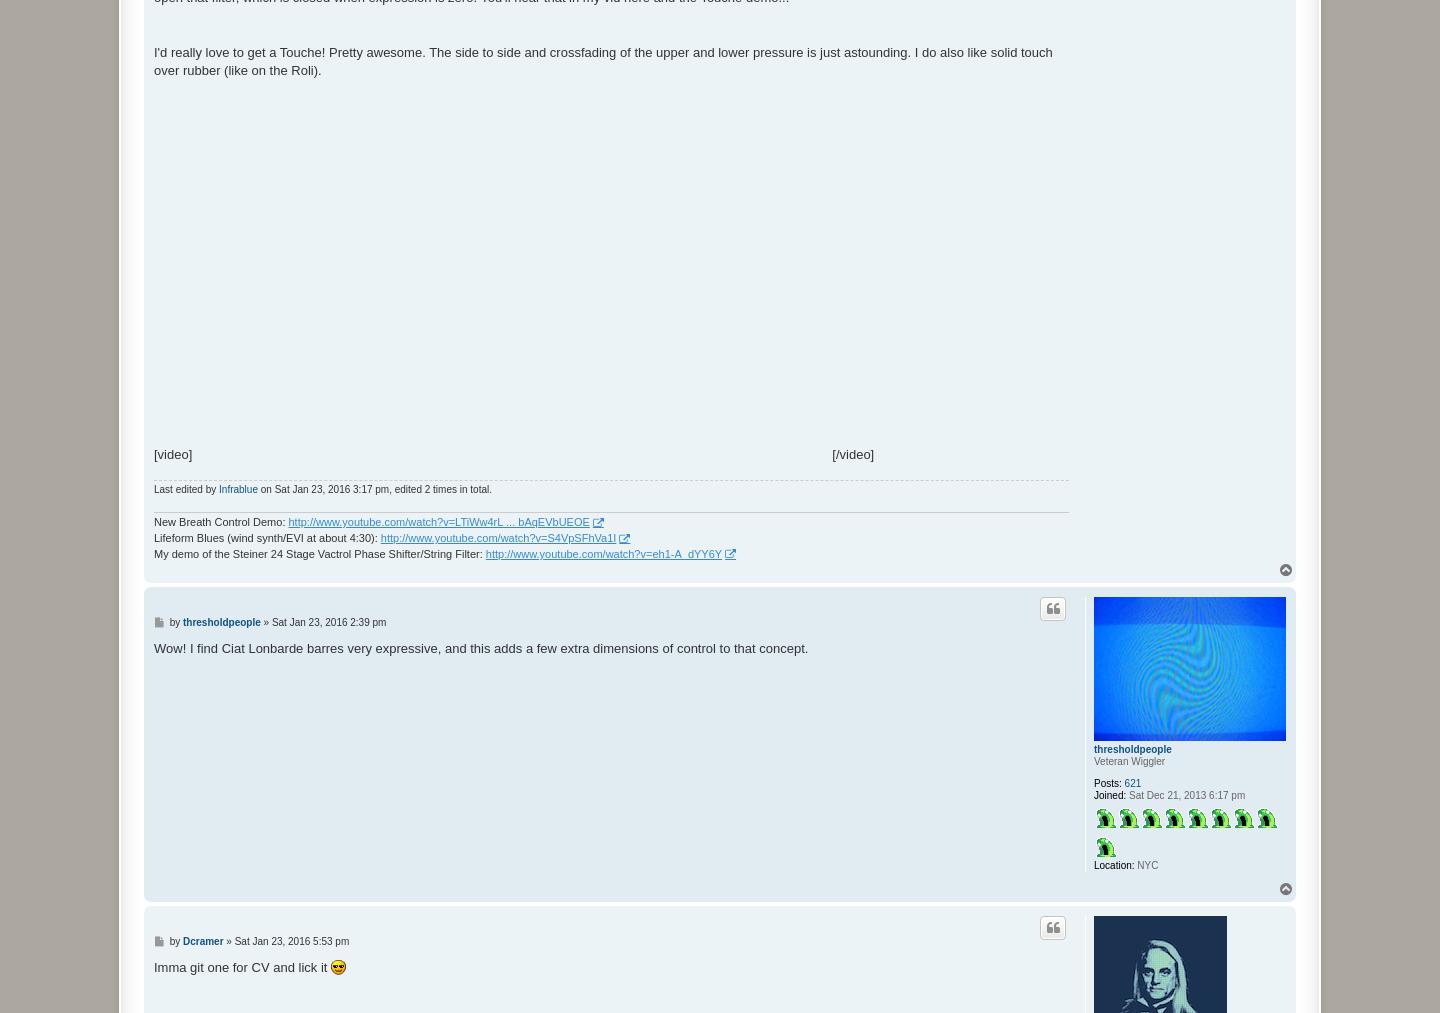 This screenshot has height=1013, width=1440. I want to click on 'My demo of the Steiner 24 Stage Vactrol Phase Shifter/String Filter:', so click(319, 552).